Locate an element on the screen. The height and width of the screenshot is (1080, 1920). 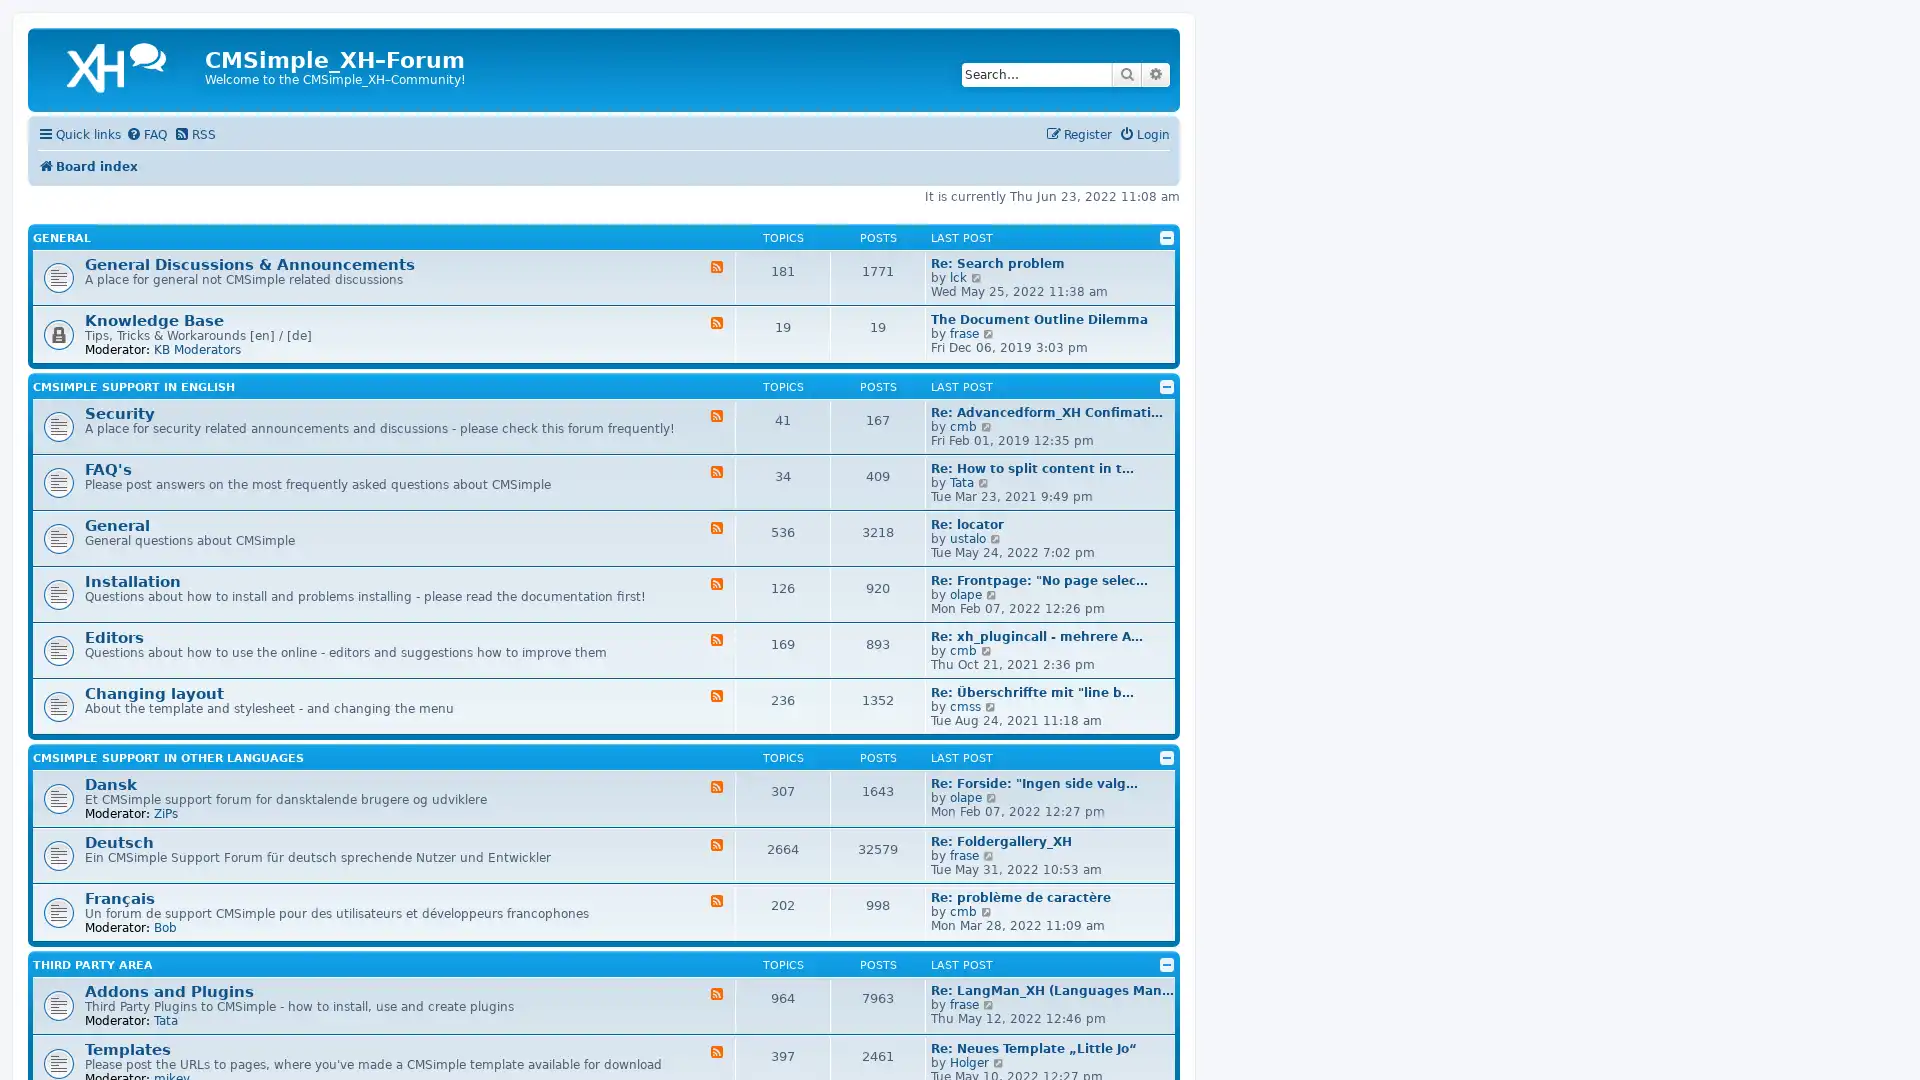
Search is located at coordinates (1127, 73).